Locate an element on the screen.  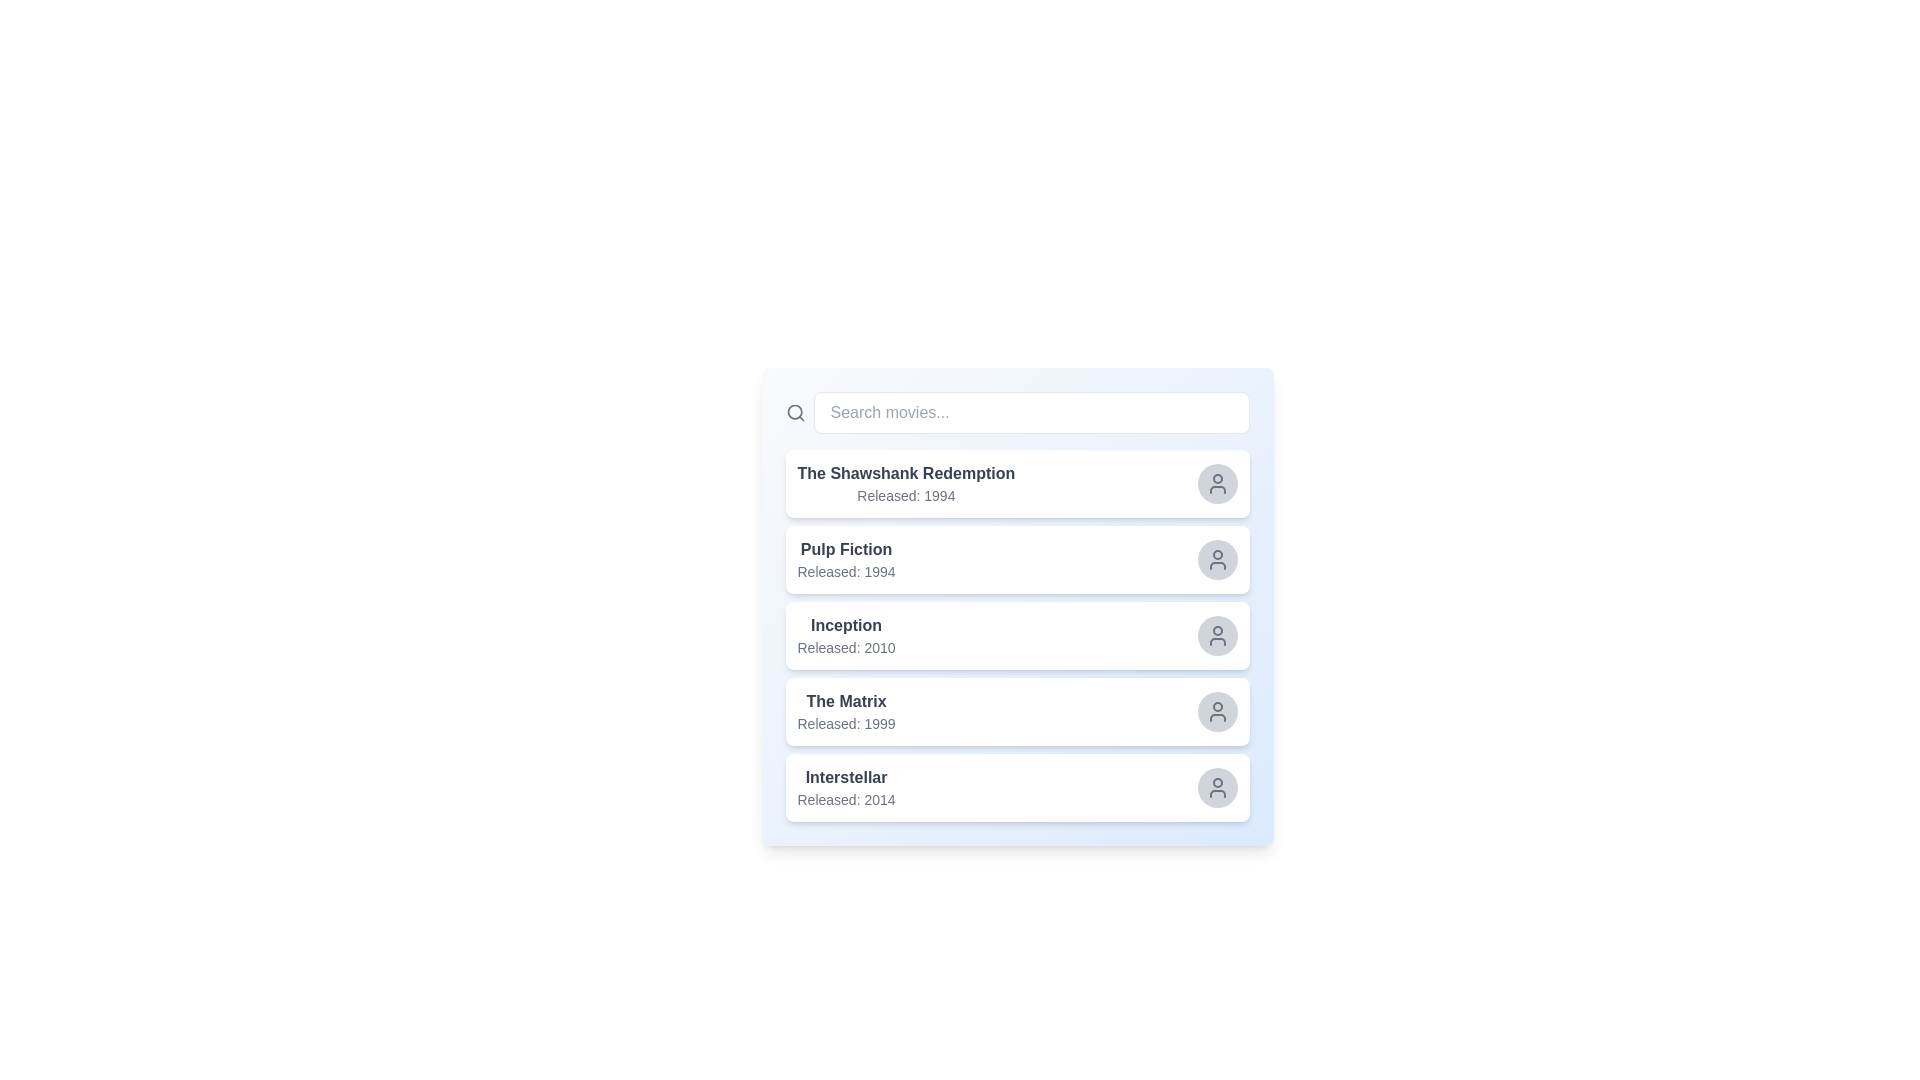
the text label that displays 'Released: 1999', located below the title 'The Matrix' in the fourth item of a vertical list of movies is located at coordinates (846, 724).